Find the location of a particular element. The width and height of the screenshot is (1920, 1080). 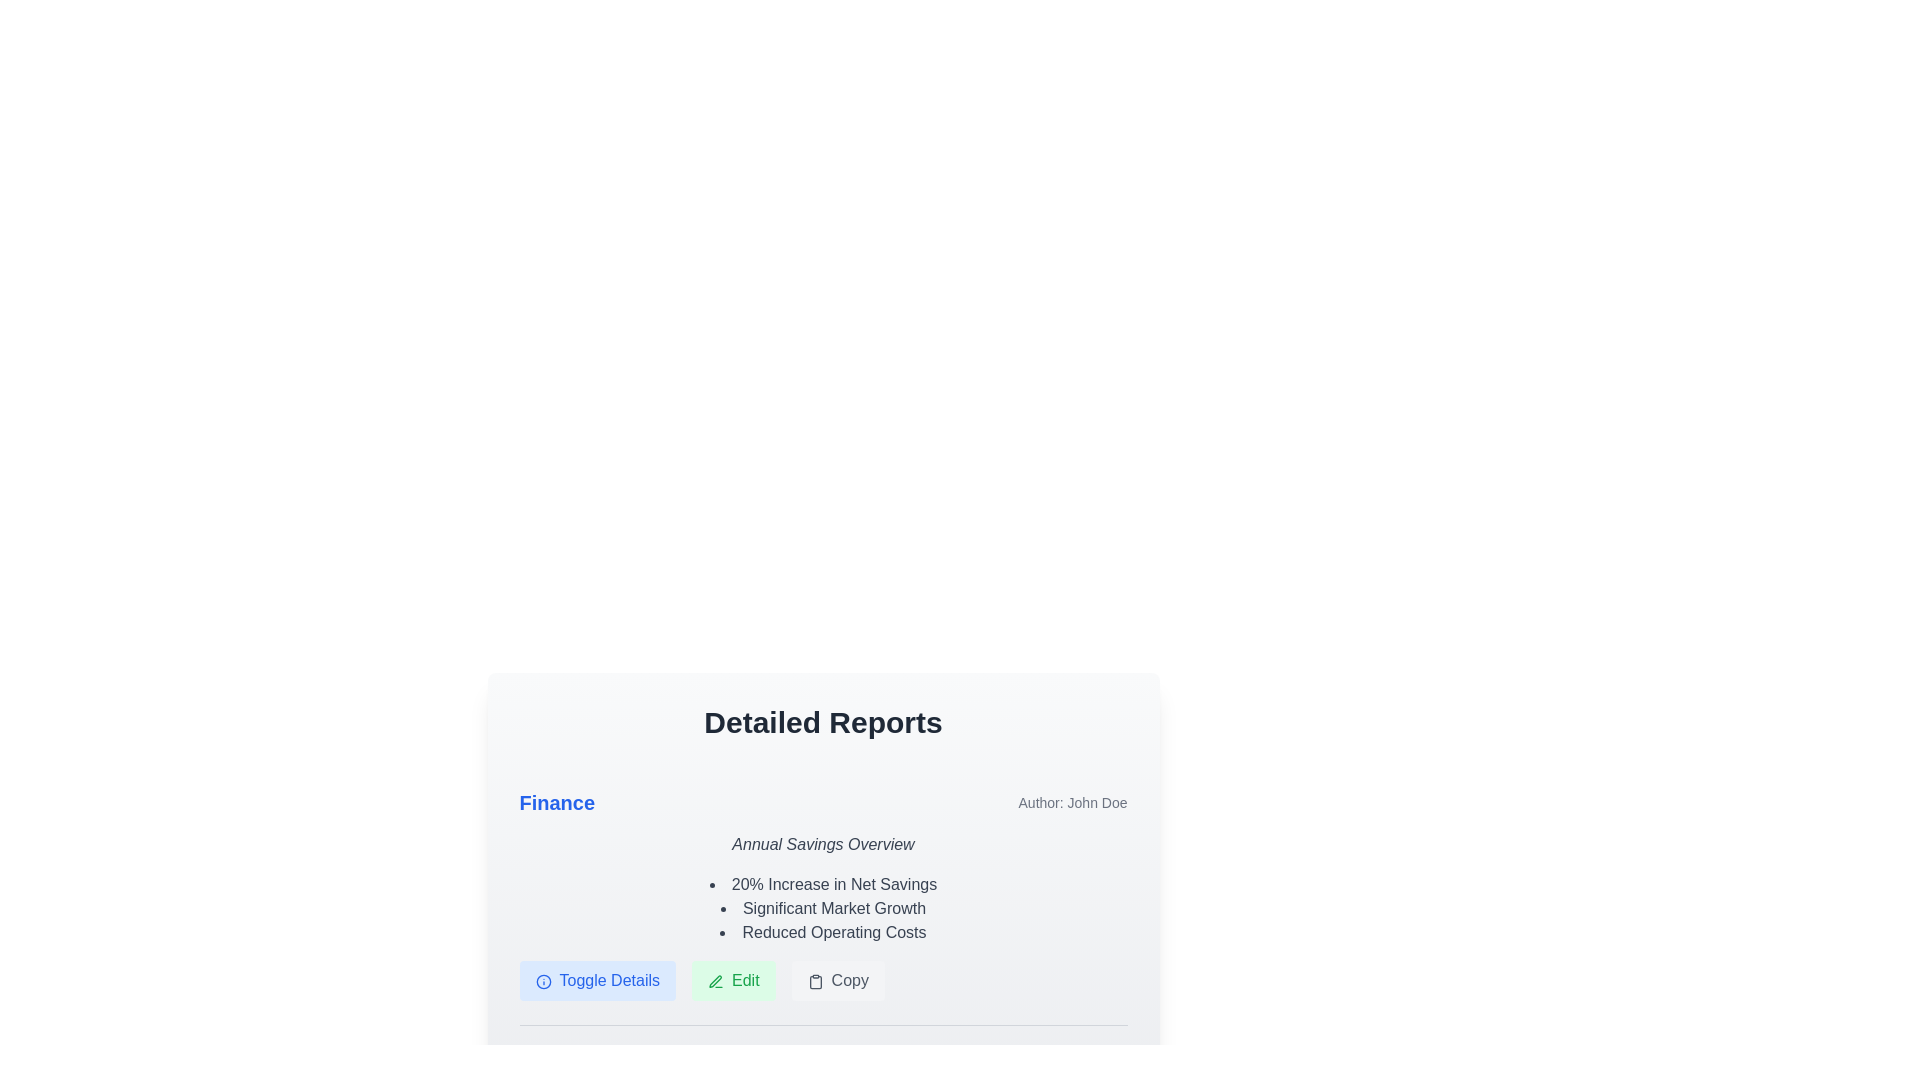

the 'Edit' button, which has a light green background and a pen icon, located between the 'Toggle Details' and 'Copy' buttons to initiate editing is located at coordinates (732, 979).